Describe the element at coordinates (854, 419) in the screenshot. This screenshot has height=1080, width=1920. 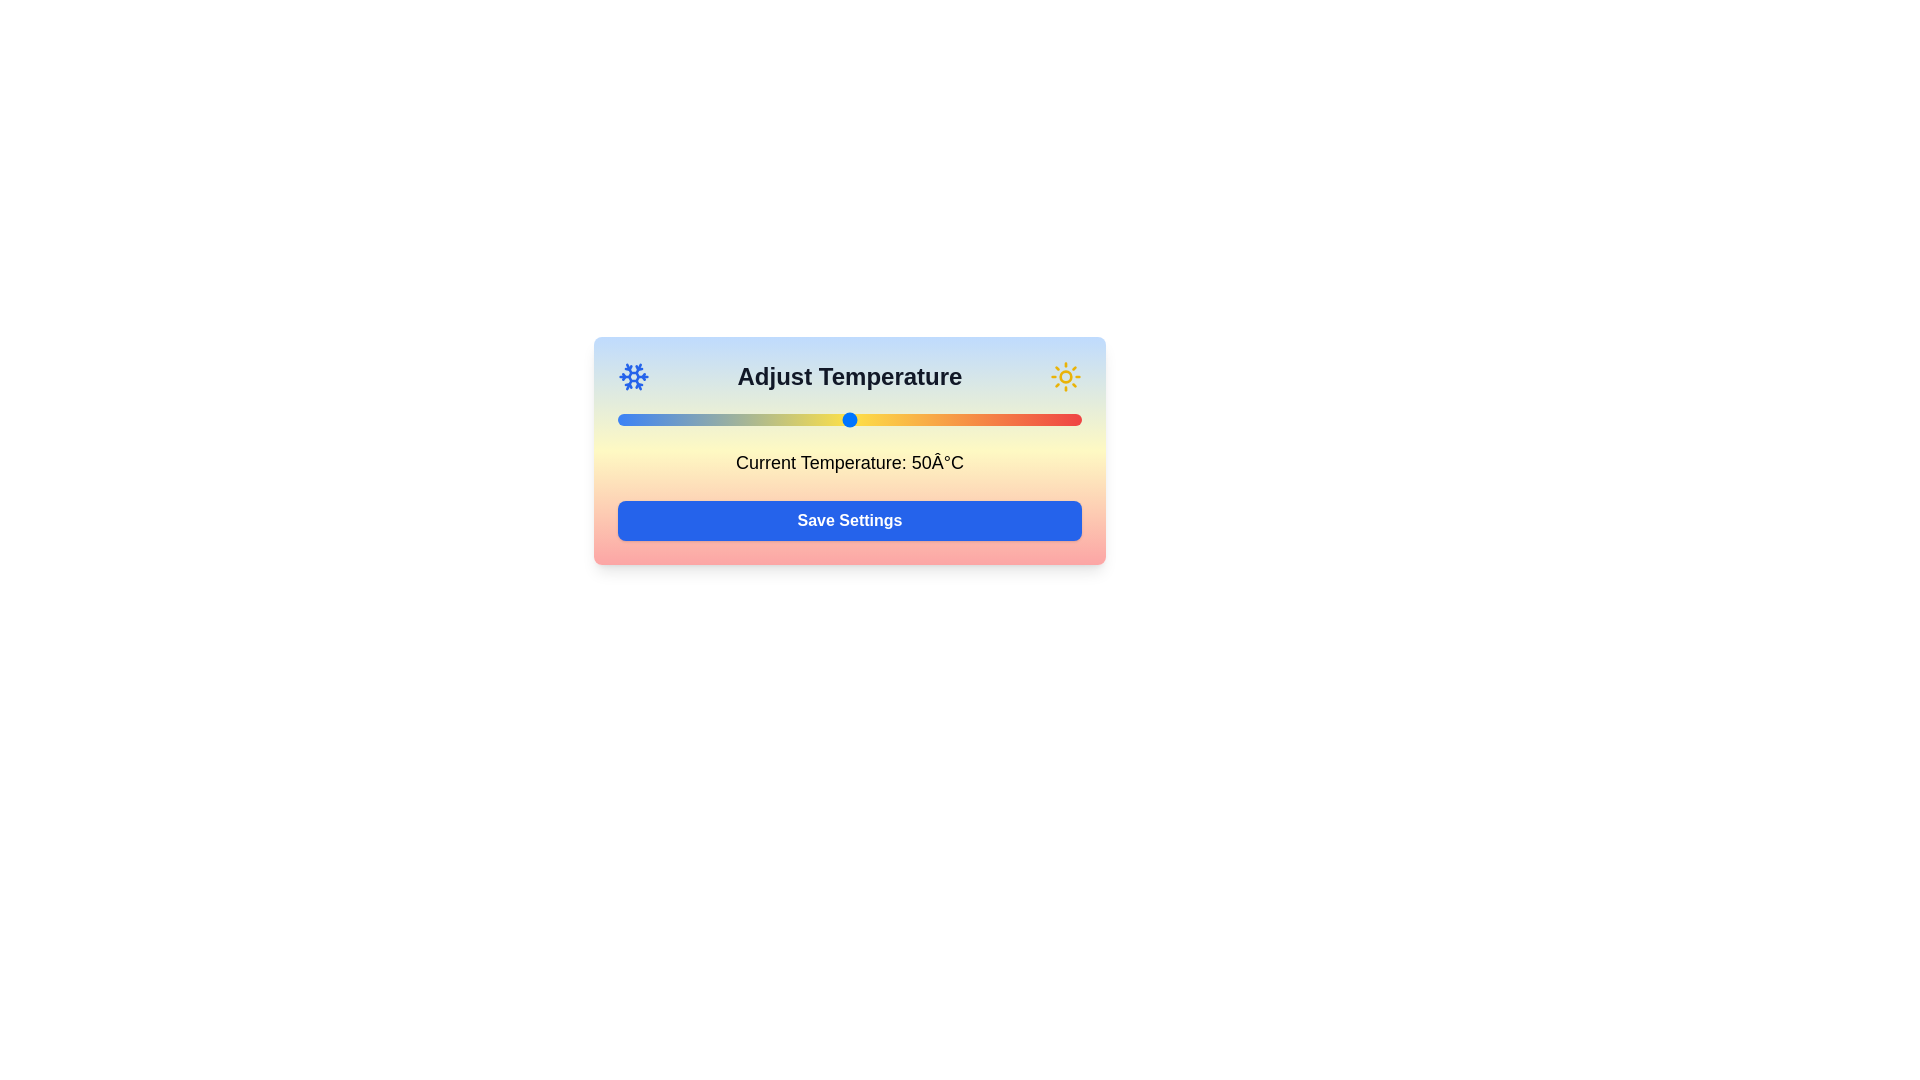
I see `the temperature to 51°C by moving the slider` at that location.